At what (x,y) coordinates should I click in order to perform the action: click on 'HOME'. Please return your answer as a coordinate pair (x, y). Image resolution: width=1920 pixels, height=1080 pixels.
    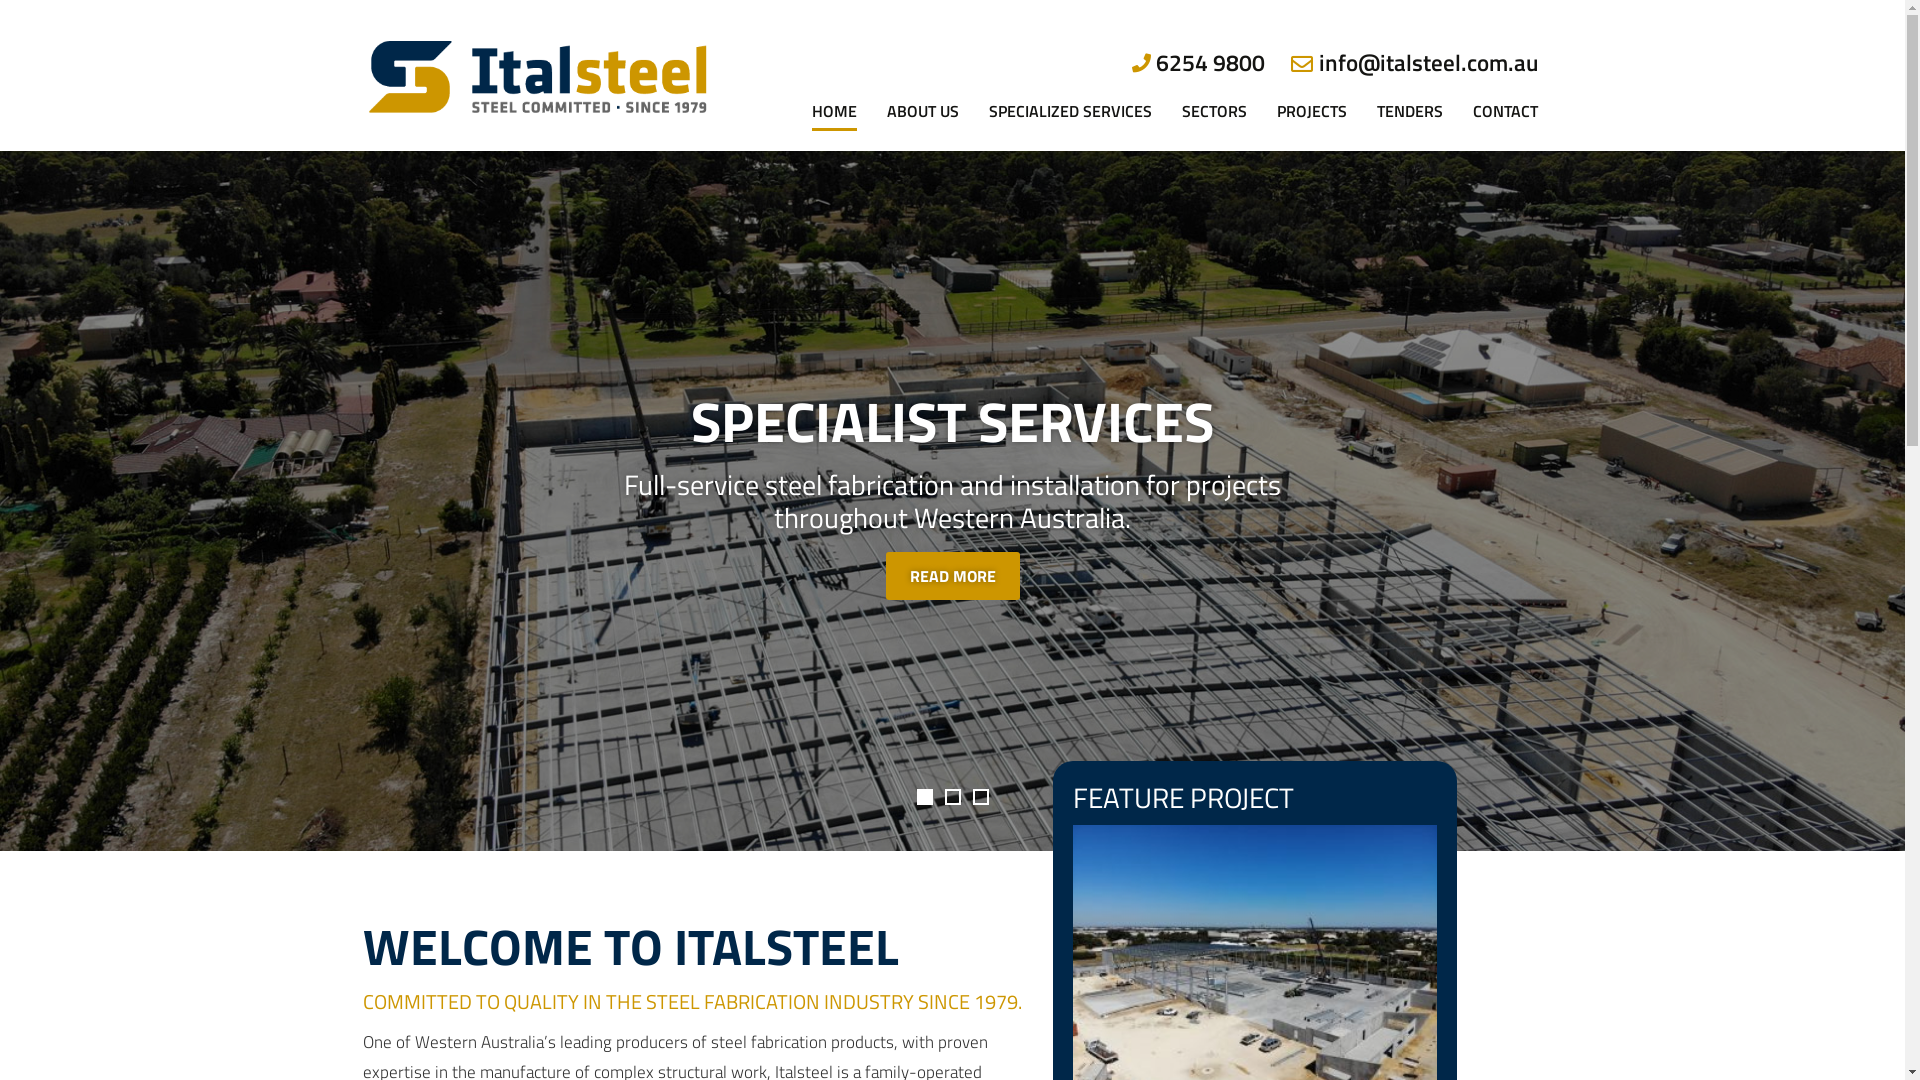
    Looking at the image, I should click on (806, 76).